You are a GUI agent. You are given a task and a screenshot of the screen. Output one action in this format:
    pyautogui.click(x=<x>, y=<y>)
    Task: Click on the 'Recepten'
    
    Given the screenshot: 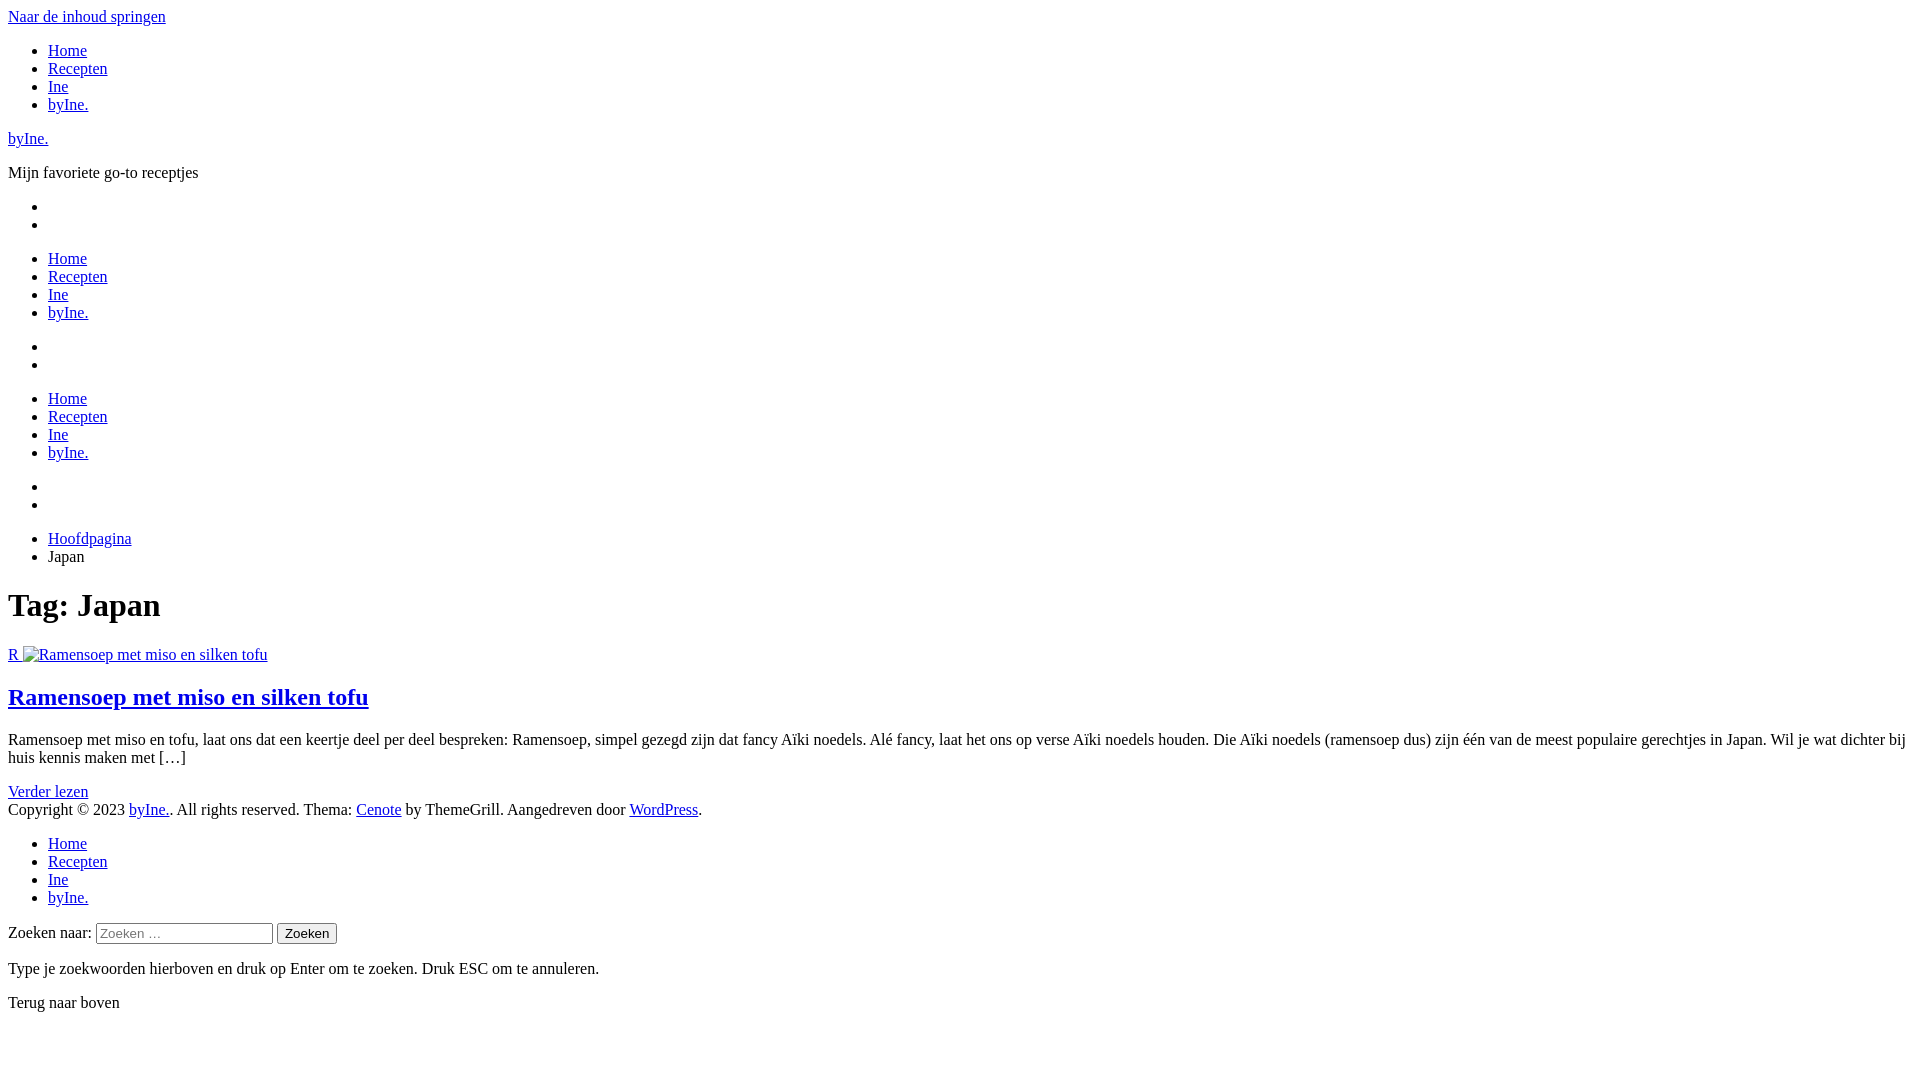 What is the action you would take?
    pyautogui.click(x=77, y=276)
    